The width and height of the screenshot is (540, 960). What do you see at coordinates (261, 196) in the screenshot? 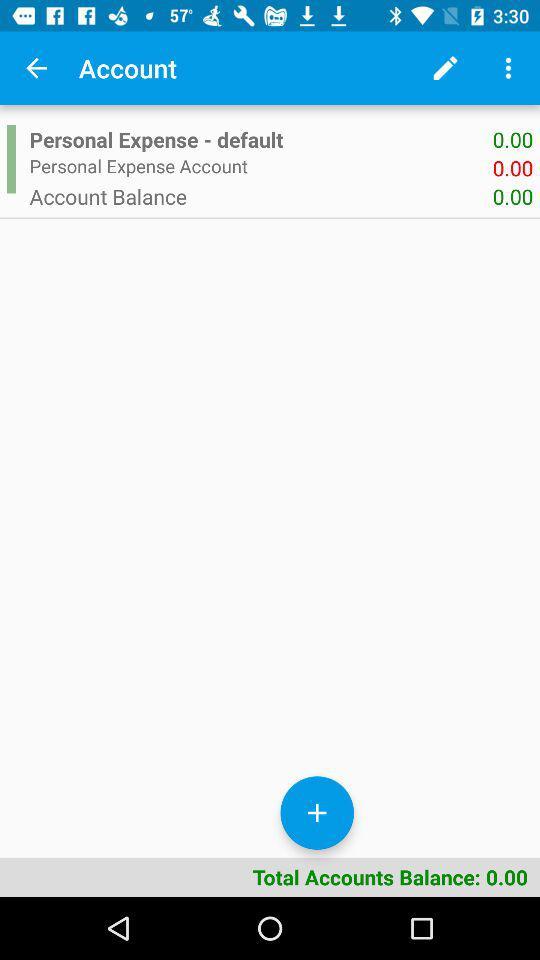
I see `item next to the 0.00 item` at bounding box center [261, 196].